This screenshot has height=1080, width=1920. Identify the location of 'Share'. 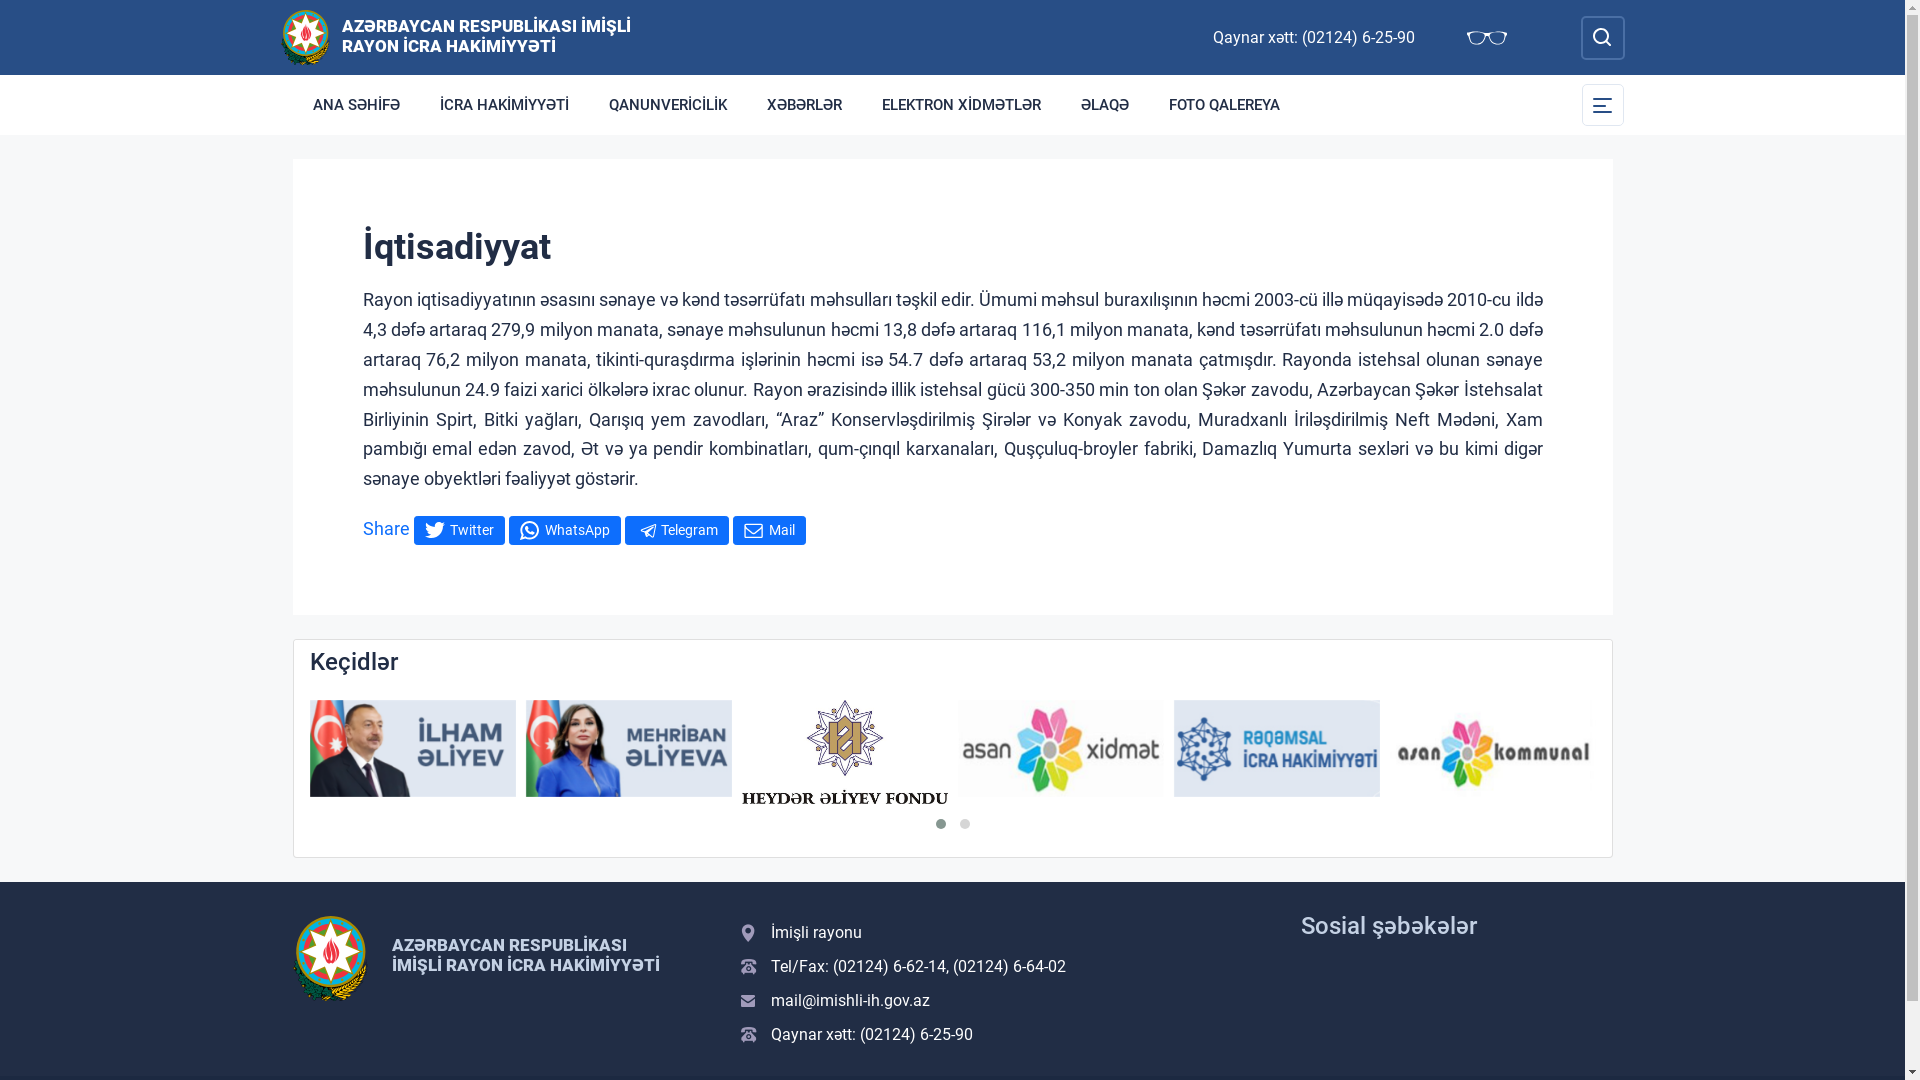
(361, 527).